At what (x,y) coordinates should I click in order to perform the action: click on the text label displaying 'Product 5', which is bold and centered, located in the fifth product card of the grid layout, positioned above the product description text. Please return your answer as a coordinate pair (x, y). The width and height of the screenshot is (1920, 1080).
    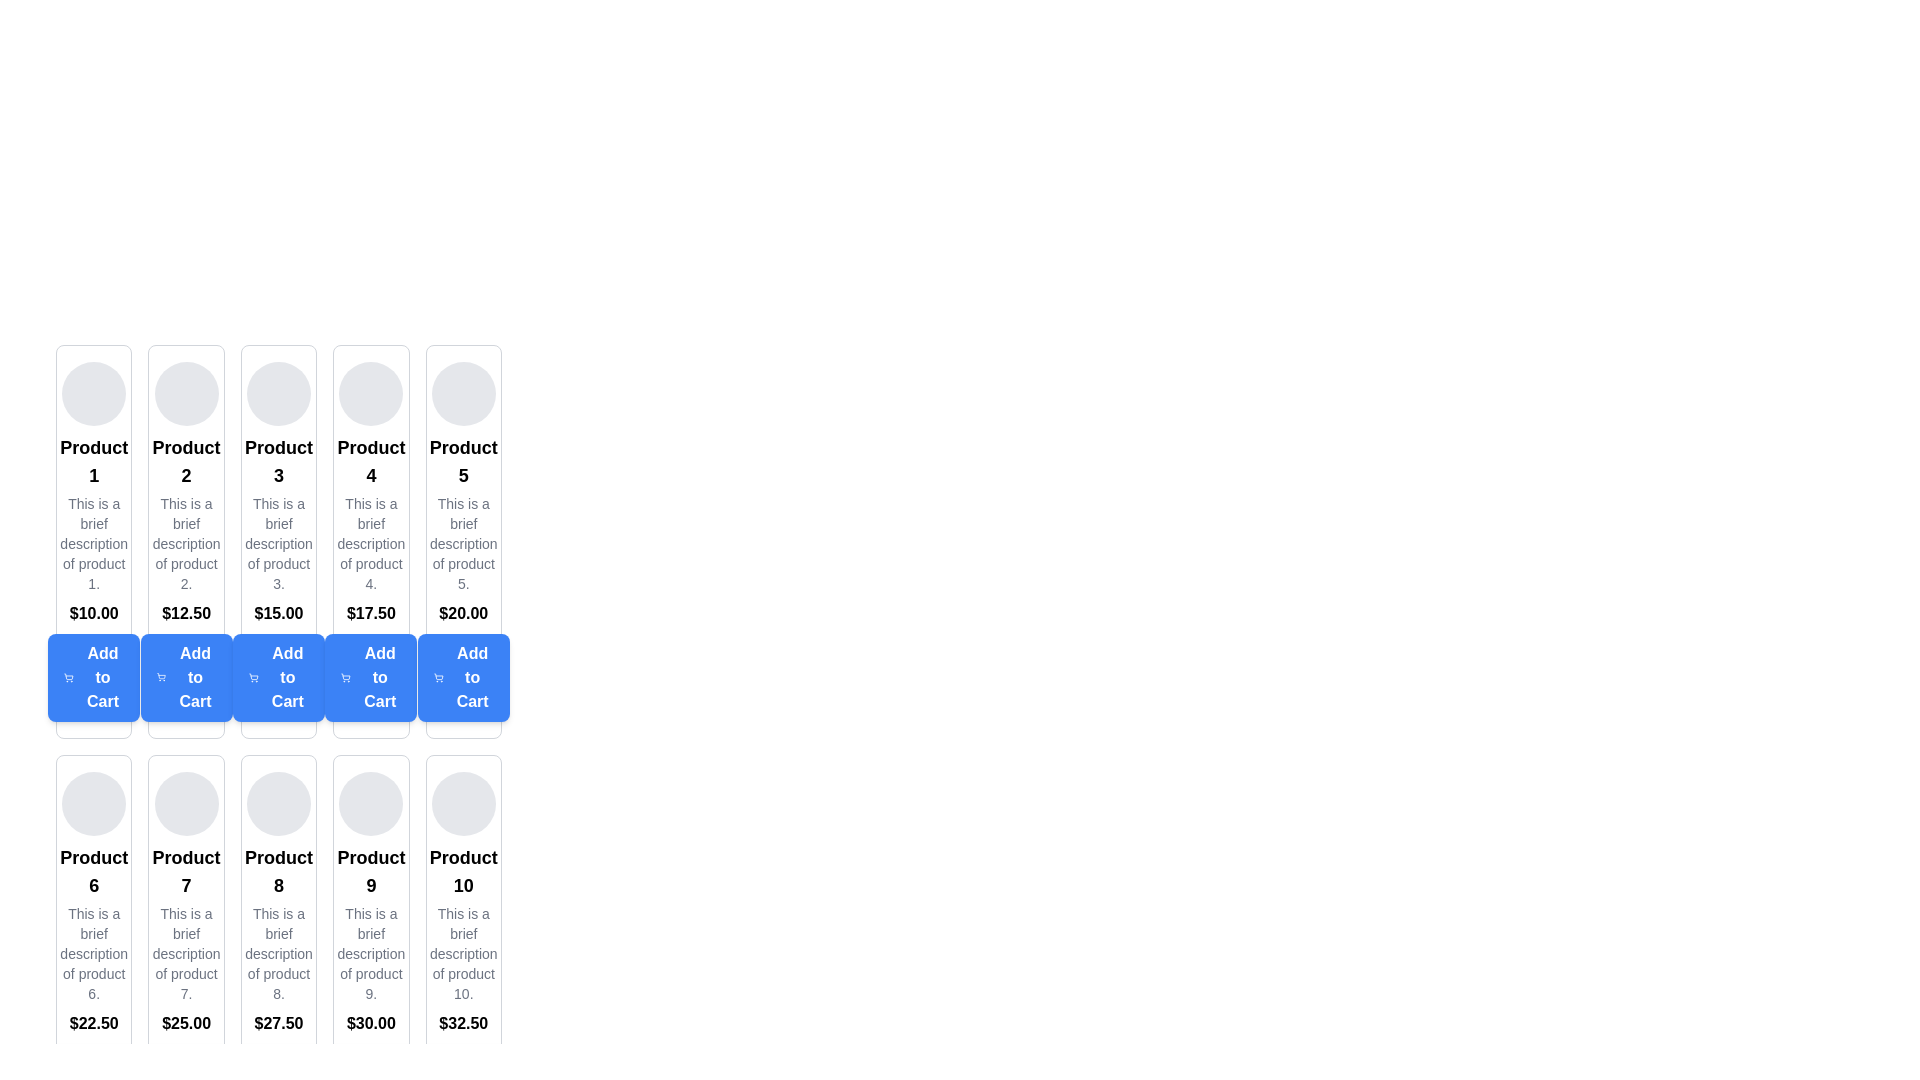
    Looking at the image, I should click on (462, 462).